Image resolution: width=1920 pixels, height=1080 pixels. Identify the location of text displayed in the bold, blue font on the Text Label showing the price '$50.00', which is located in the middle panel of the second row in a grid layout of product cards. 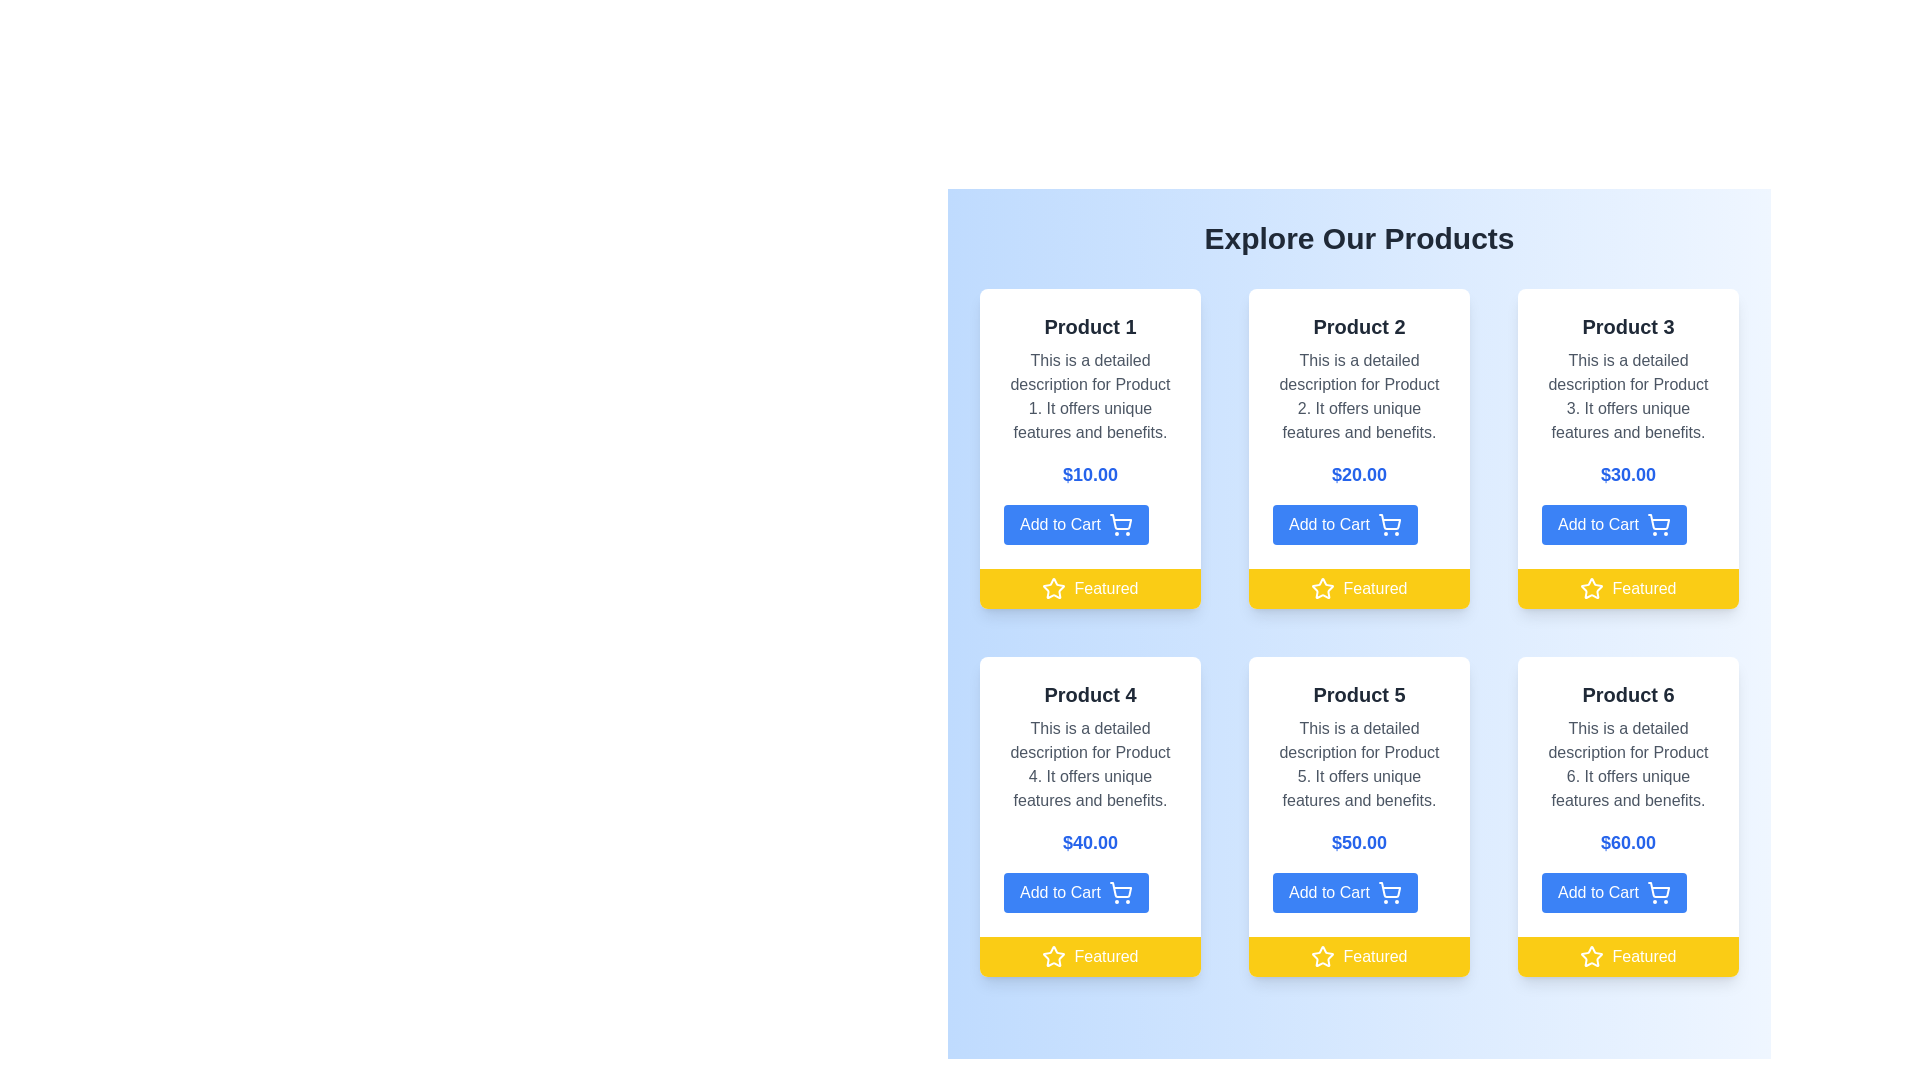
(1359, 843).